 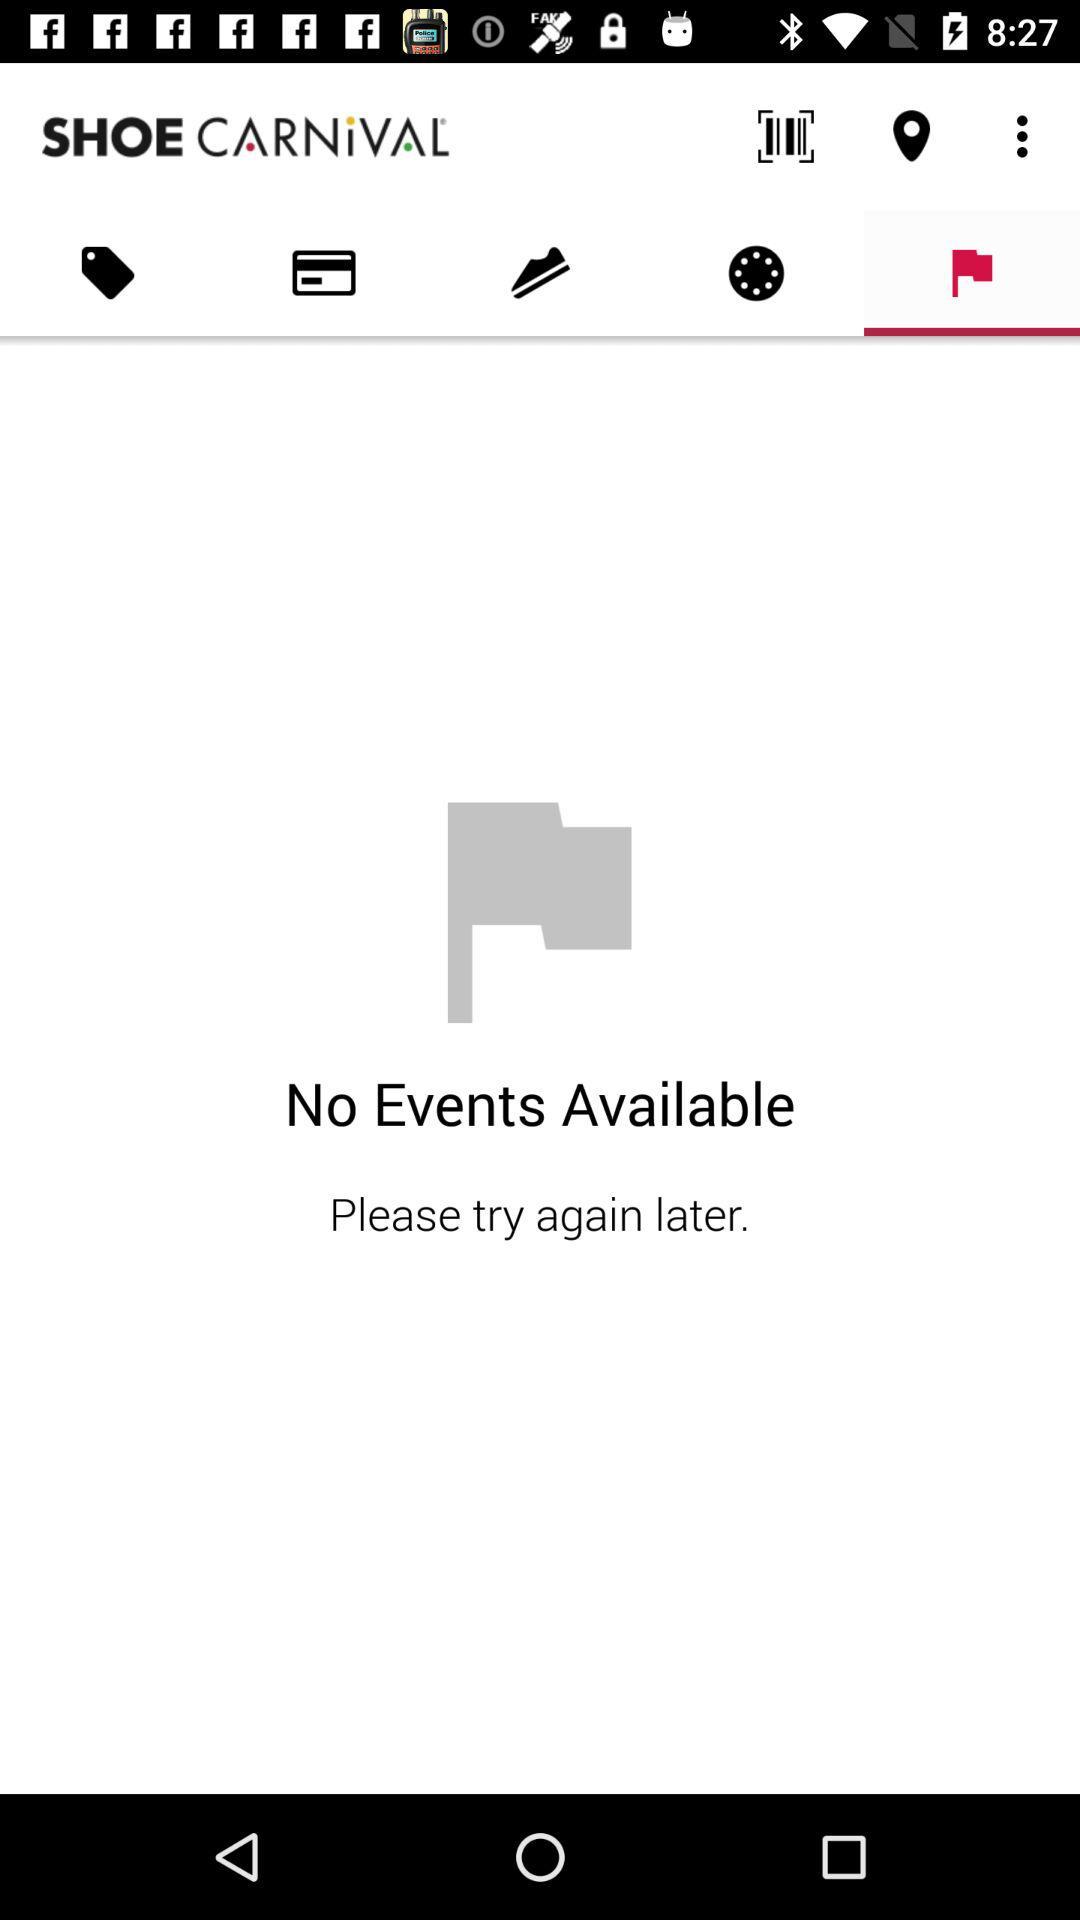 I want to click on the third image below shoe carnival text, so click(x=540, y=272).